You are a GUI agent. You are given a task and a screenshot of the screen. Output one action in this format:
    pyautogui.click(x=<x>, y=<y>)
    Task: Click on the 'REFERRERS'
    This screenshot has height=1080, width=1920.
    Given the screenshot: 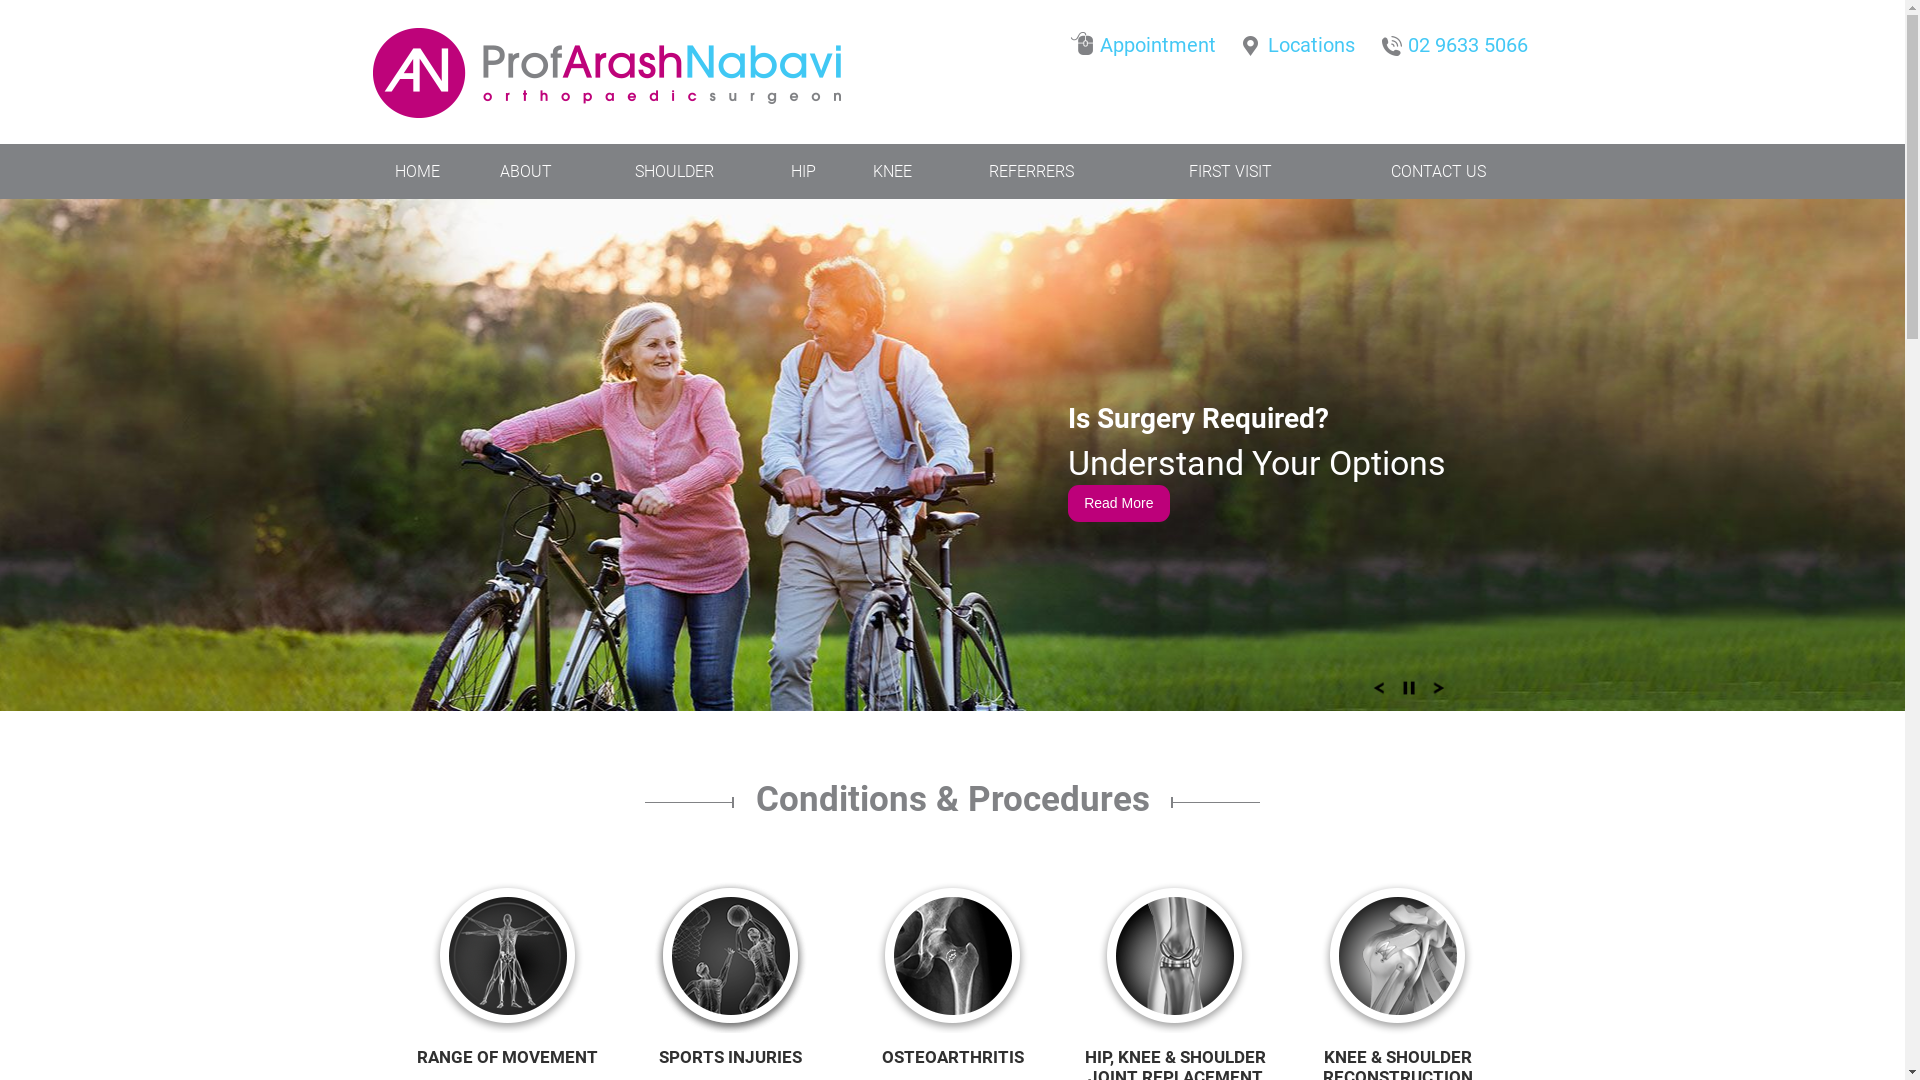 What is the action you would take?
    pyautogui.click(x=941, y=170)
    